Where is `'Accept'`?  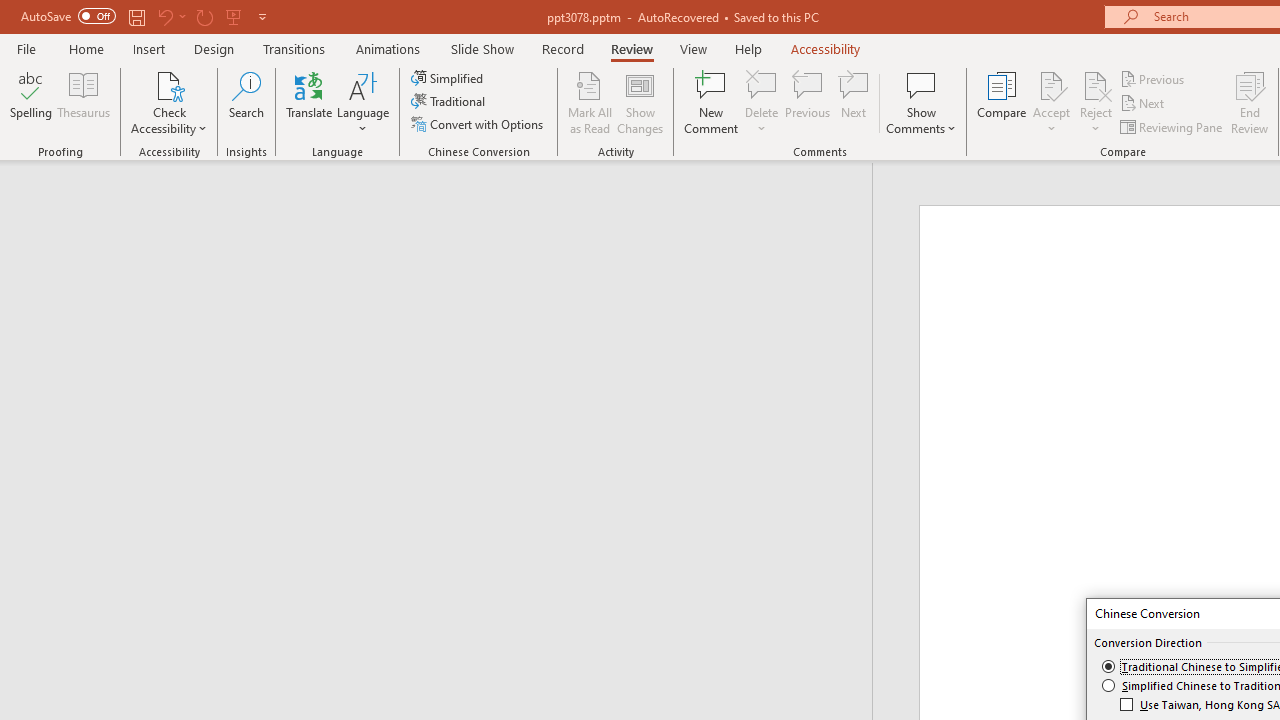 'Accept' is located at coordinates (1050, 103).